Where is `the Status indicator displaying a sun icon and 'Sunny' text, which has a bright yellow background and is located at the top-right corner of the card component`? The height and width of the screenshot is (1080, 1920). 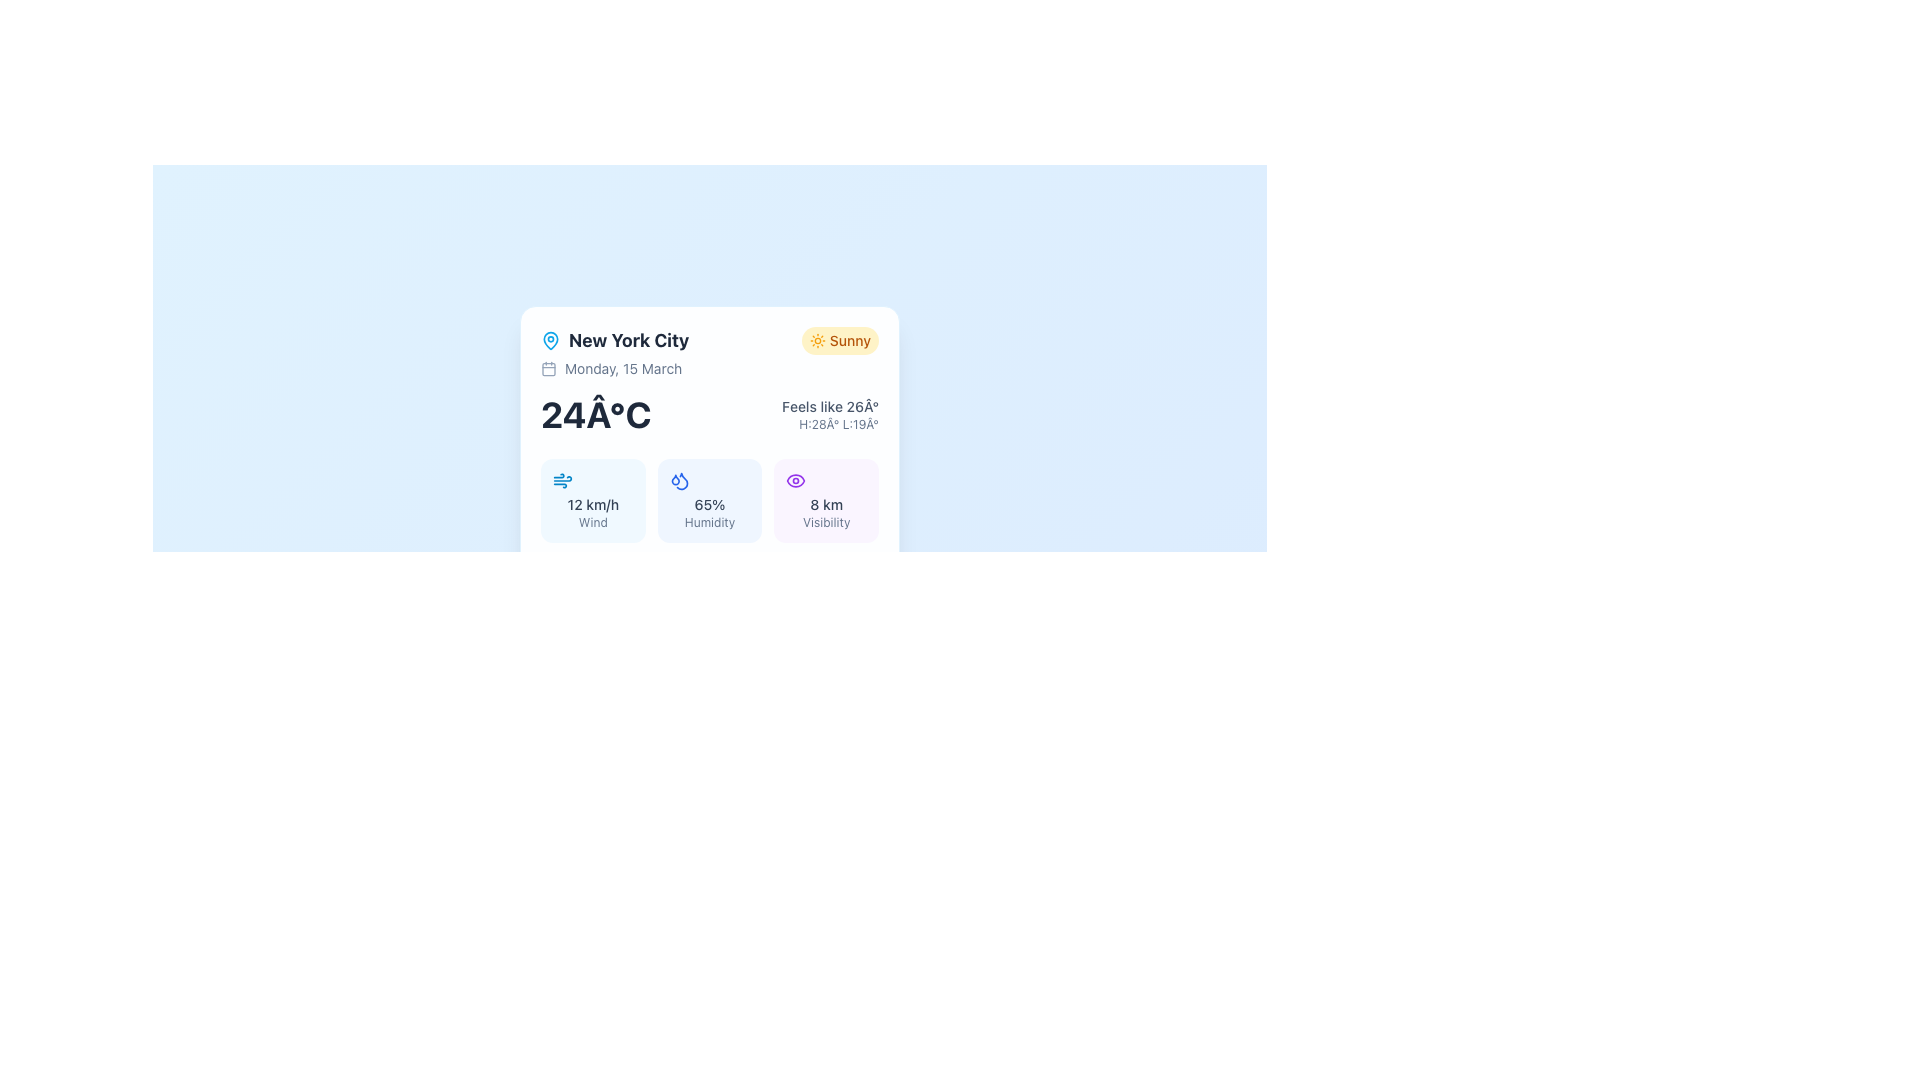
the Status indicator displaying a sun icon and 'Sunny' text, which has a bright yellow background and is located at the top-right corner of the card component is located at coordinates (840, 339).